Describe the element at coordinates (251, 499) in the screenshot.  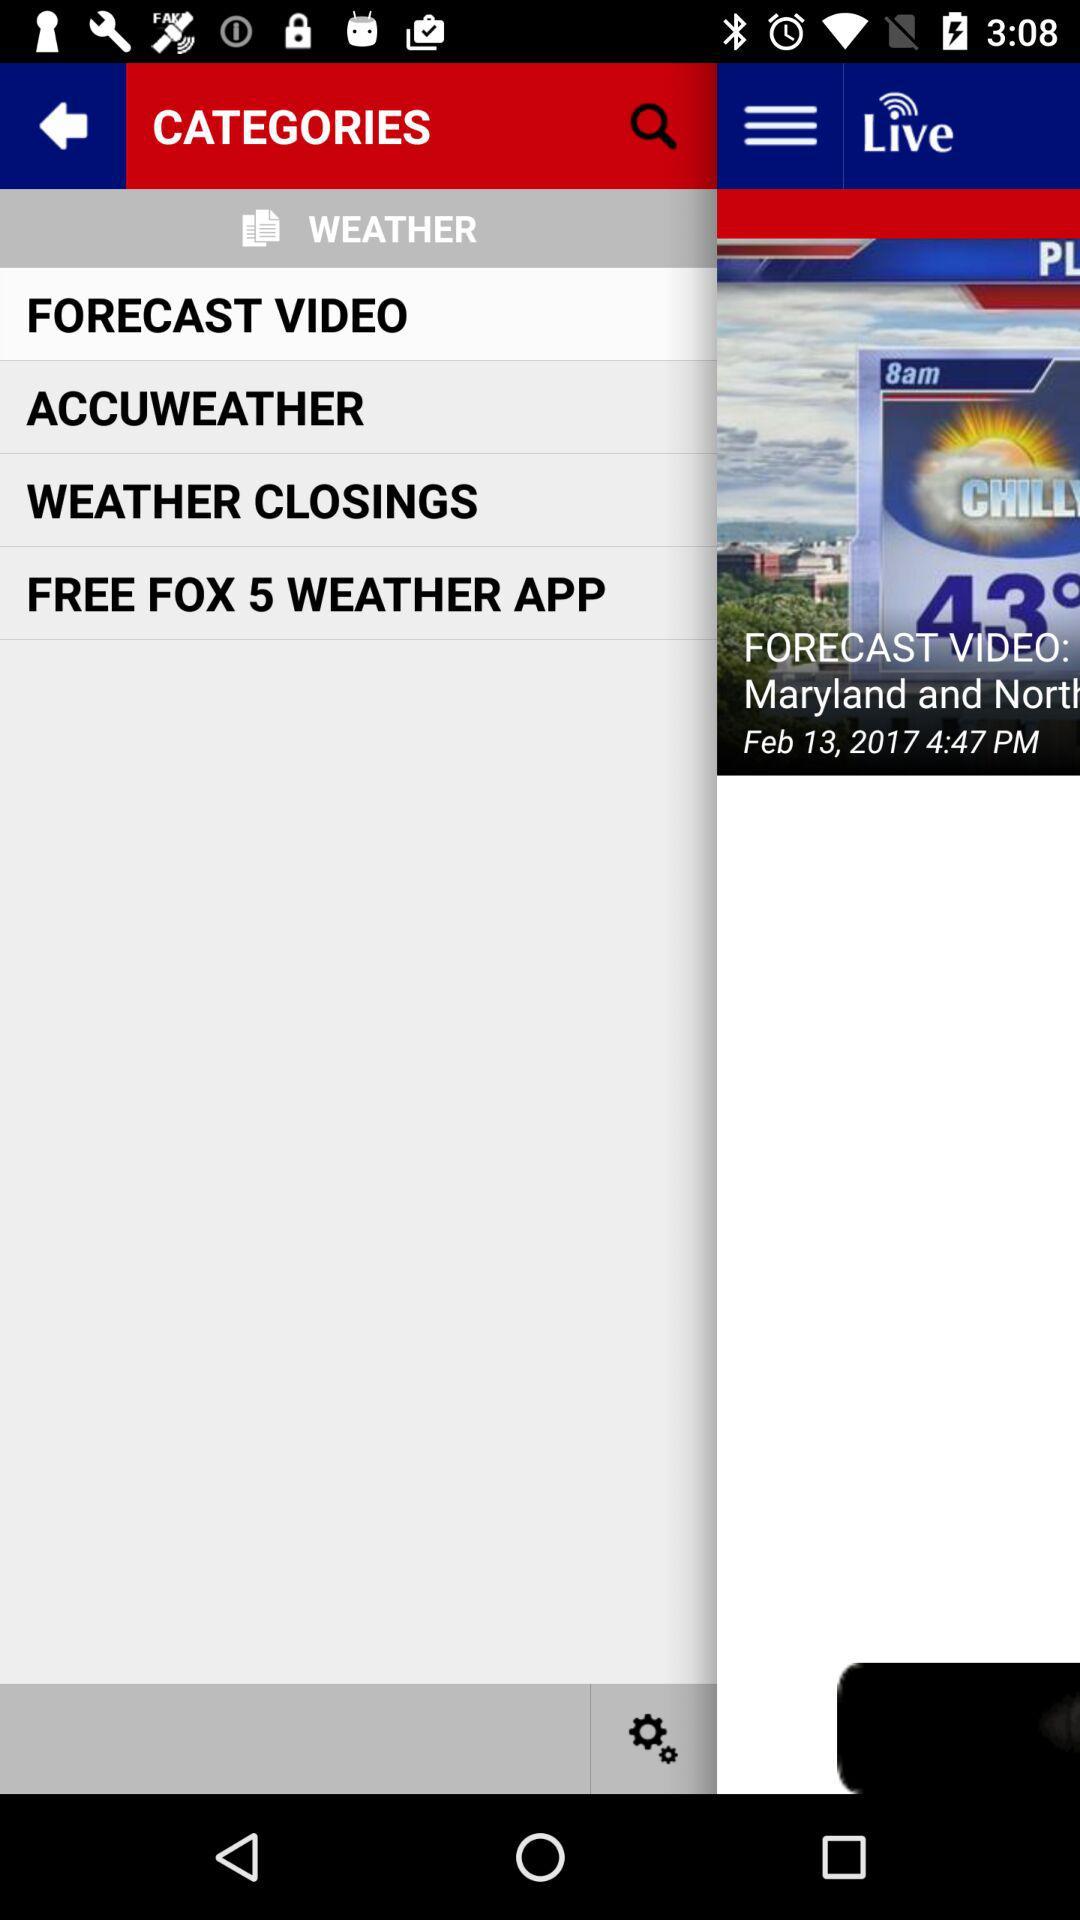
I see `the weather closings item` at that location.